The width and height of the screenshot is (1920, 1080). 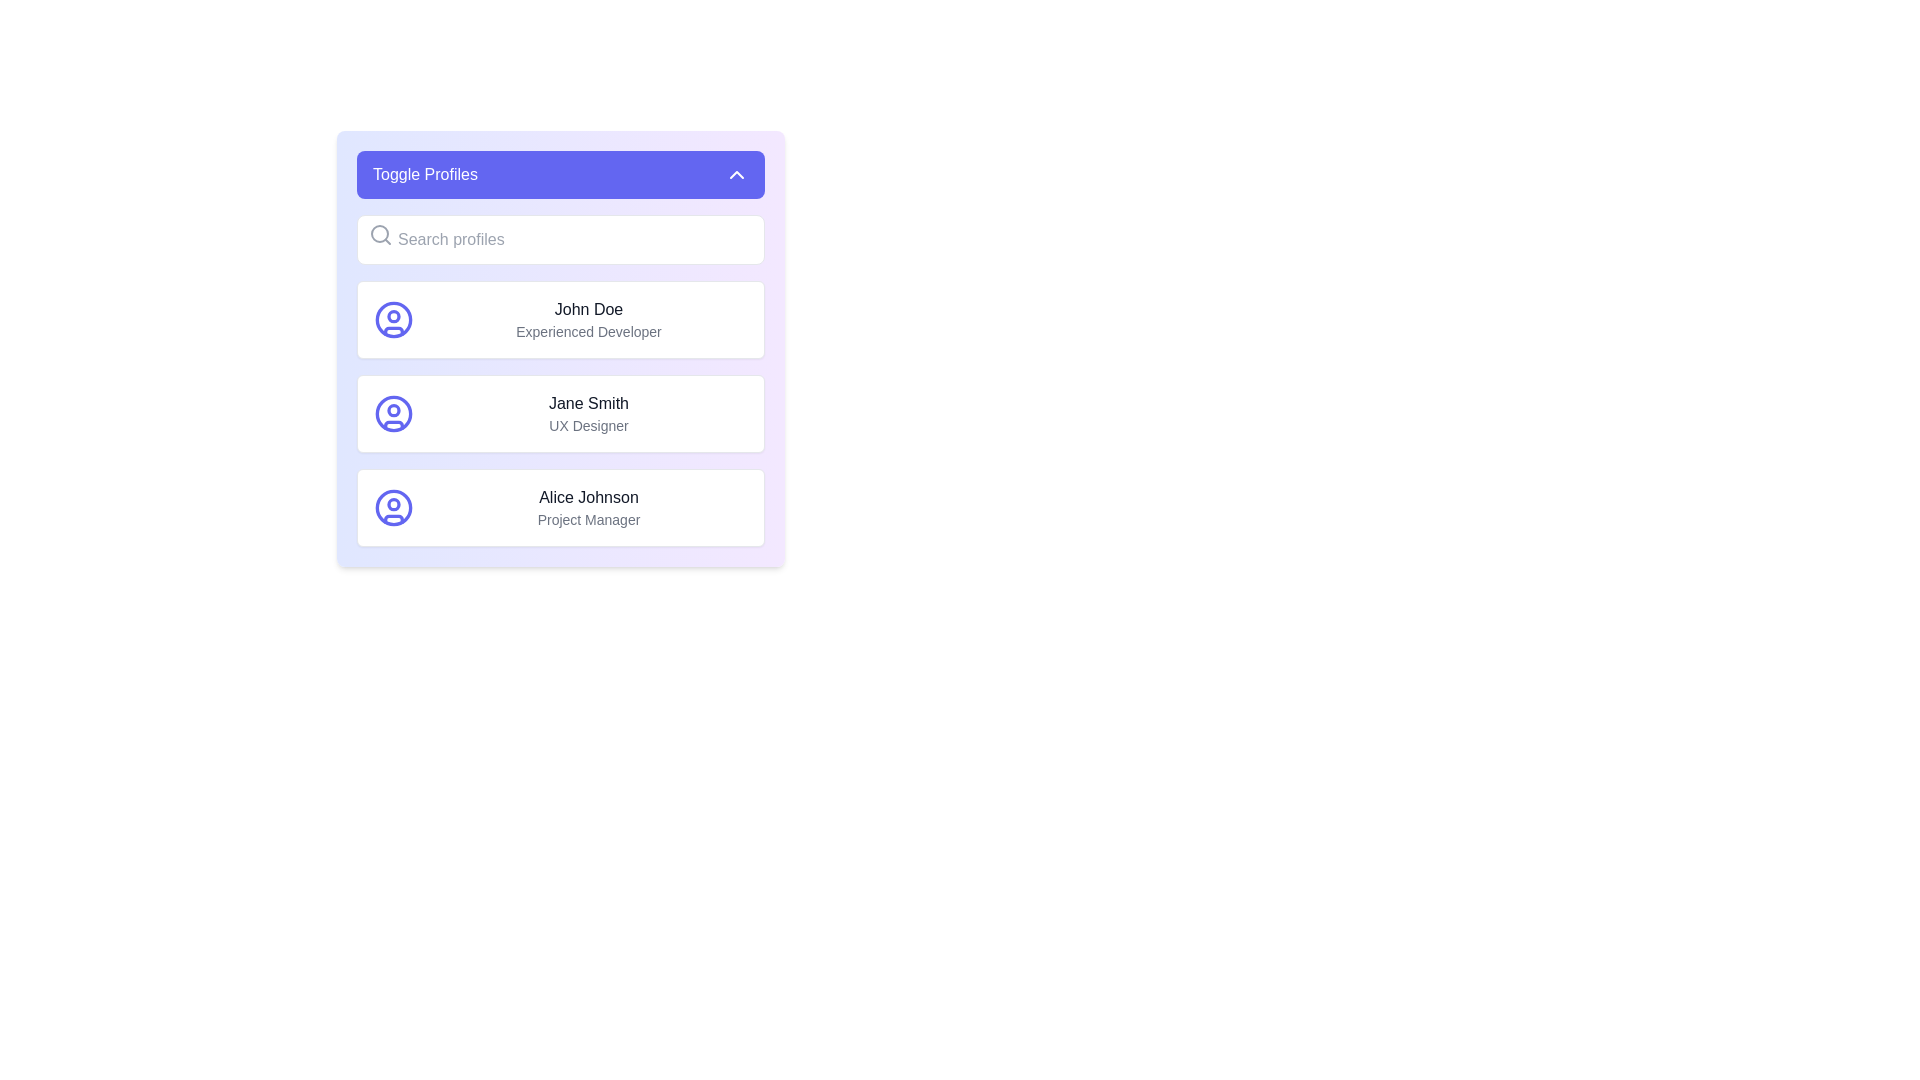 What do you see at coordinates (393, 507) in the screenshot?
I see `the user profile icon for 'Alice Johnson'` at bounding box center [393, 507].